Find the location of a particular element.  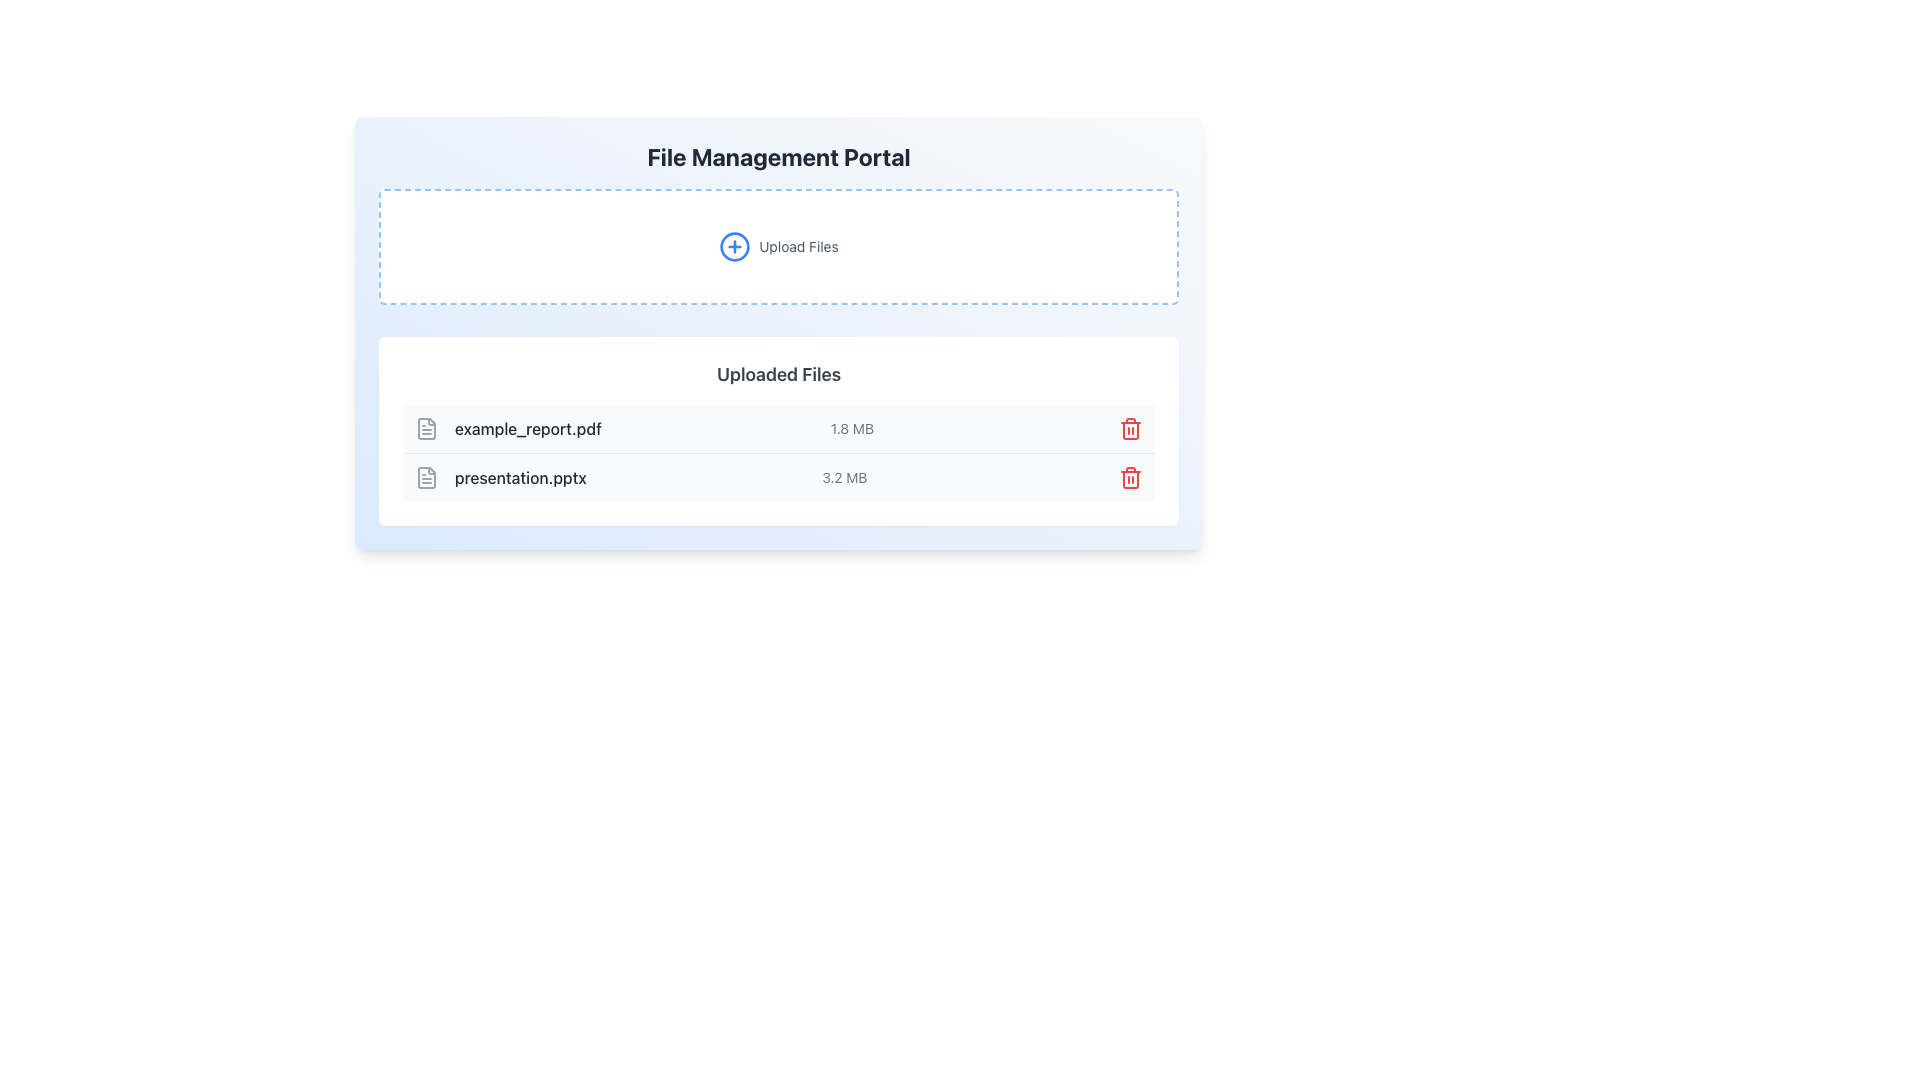

the text label displaying 'presentation.pptx' is located at coordinates (500, 478).